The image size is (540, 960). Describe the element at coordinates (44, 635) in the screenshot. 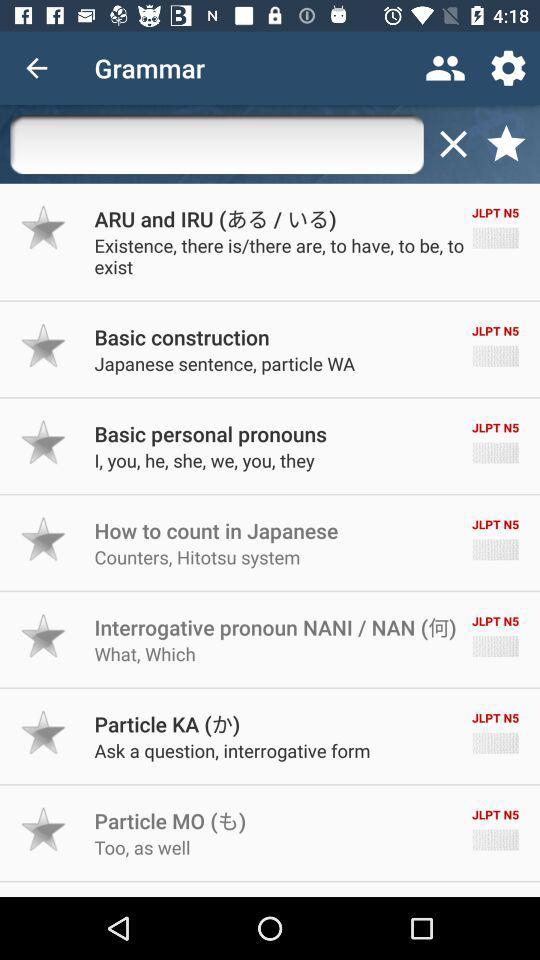

I see `this` at that location.